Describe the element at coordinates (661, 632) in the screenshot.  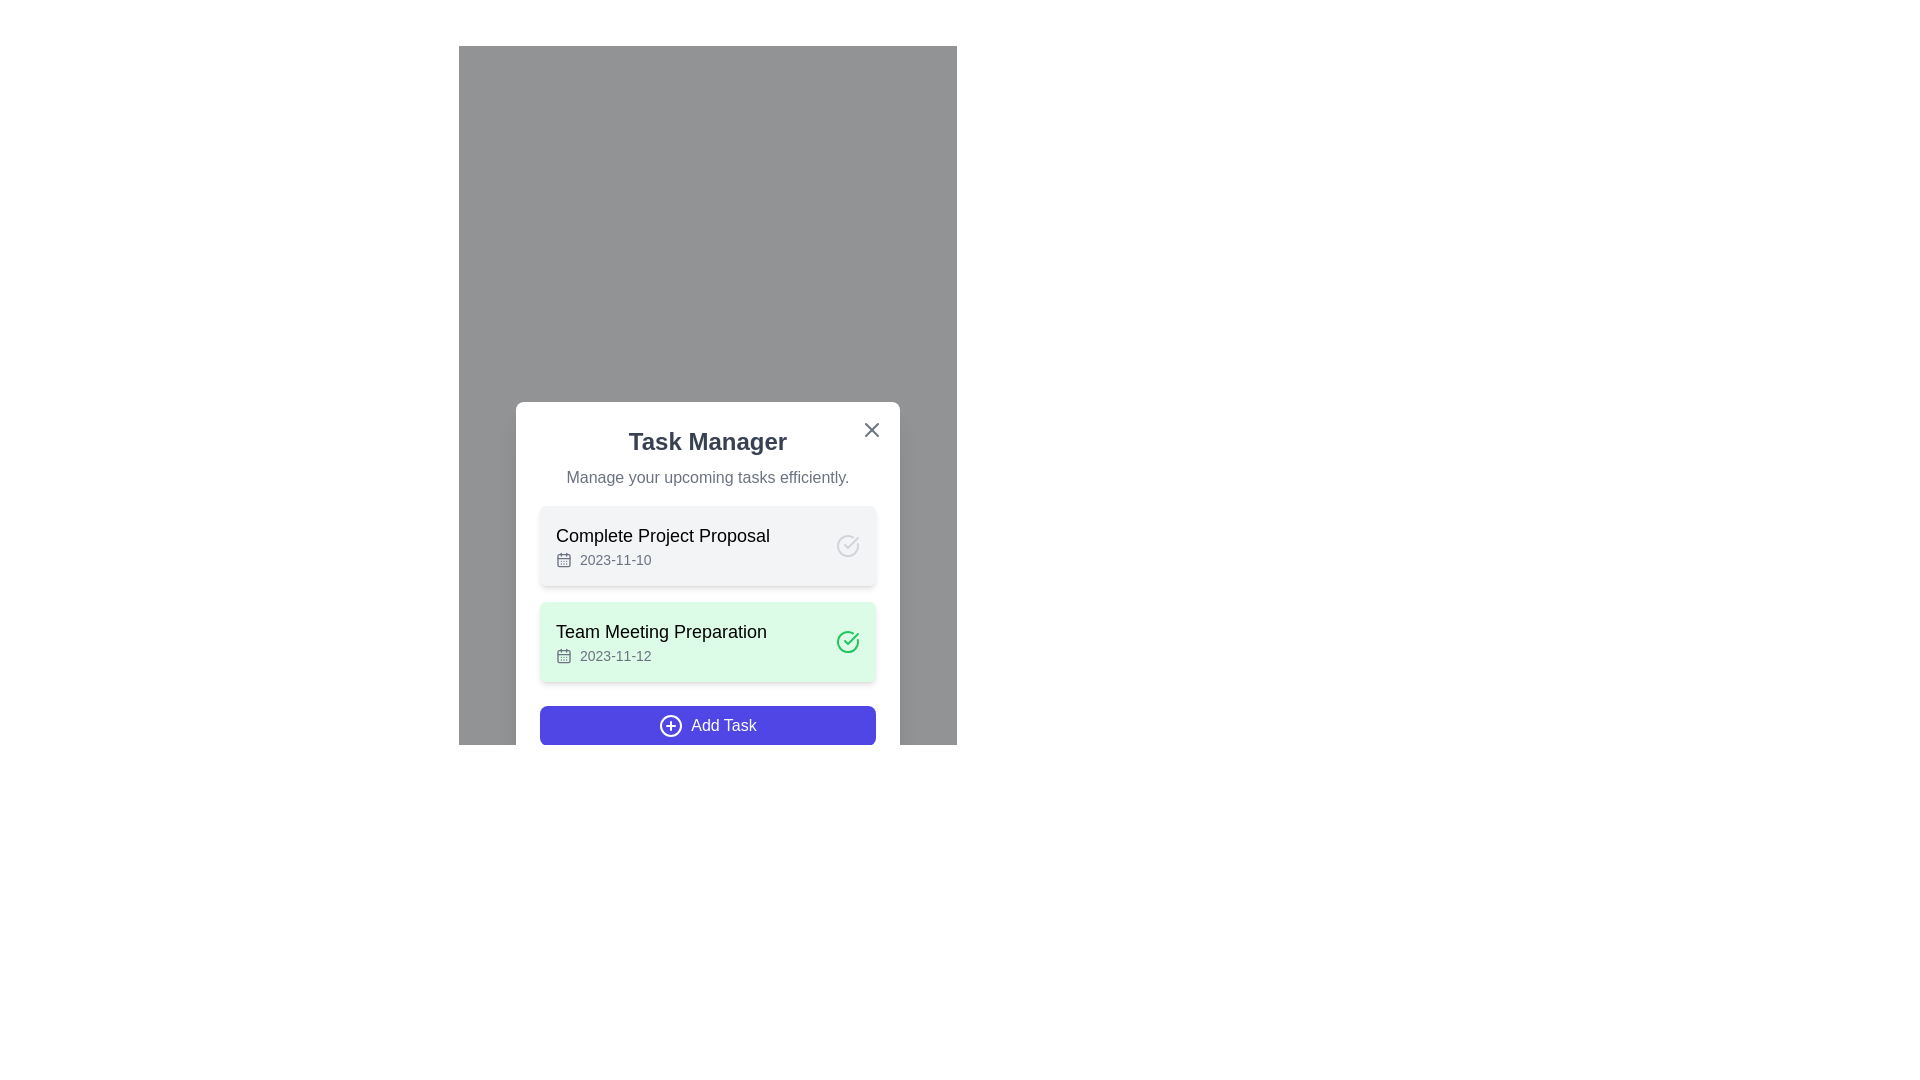
I see `the text label 'Team Meeting Preparation' to select it, which serves as the identifier for the task` at that location.